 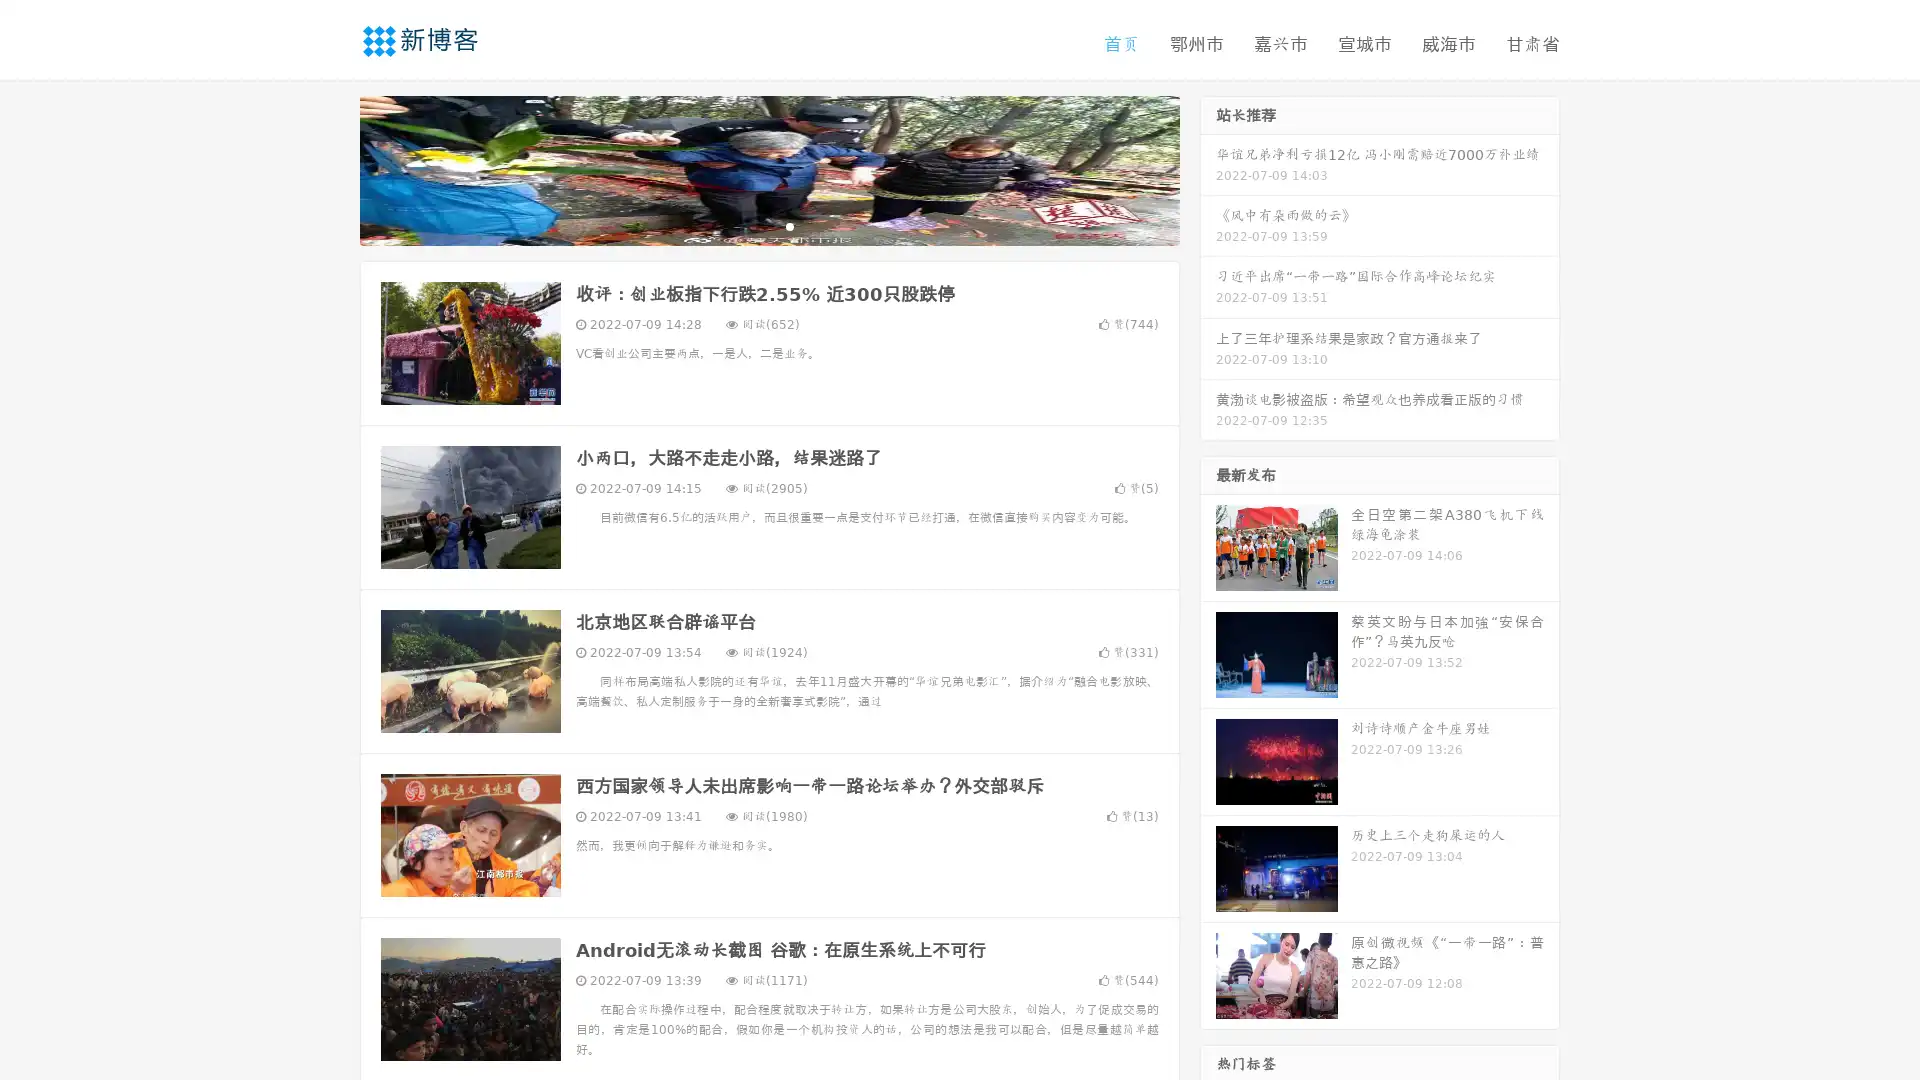 I want to click on Go to slide 1, so click(x=748, y=225).